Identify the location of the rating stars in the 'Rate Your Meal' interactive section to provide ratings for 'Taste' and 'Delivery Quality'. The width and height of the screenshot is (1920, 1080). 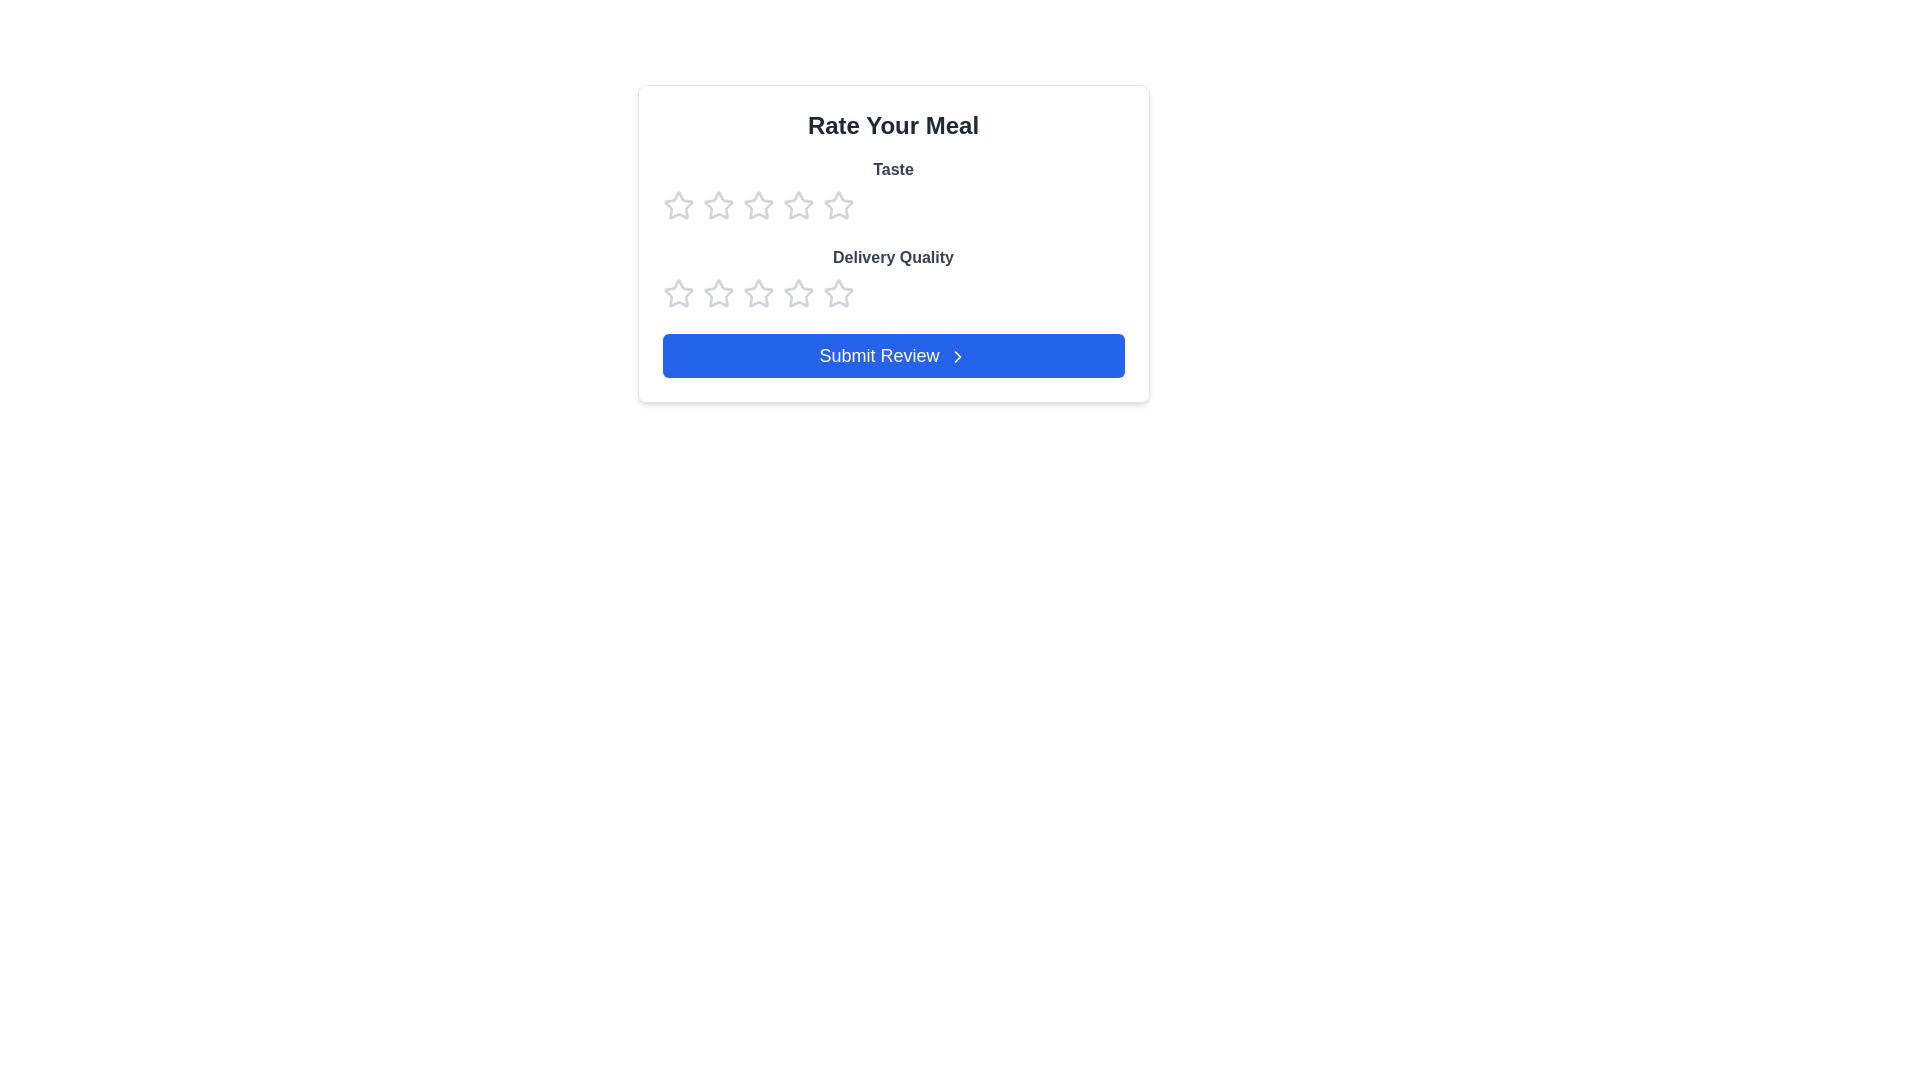
(892, 242).